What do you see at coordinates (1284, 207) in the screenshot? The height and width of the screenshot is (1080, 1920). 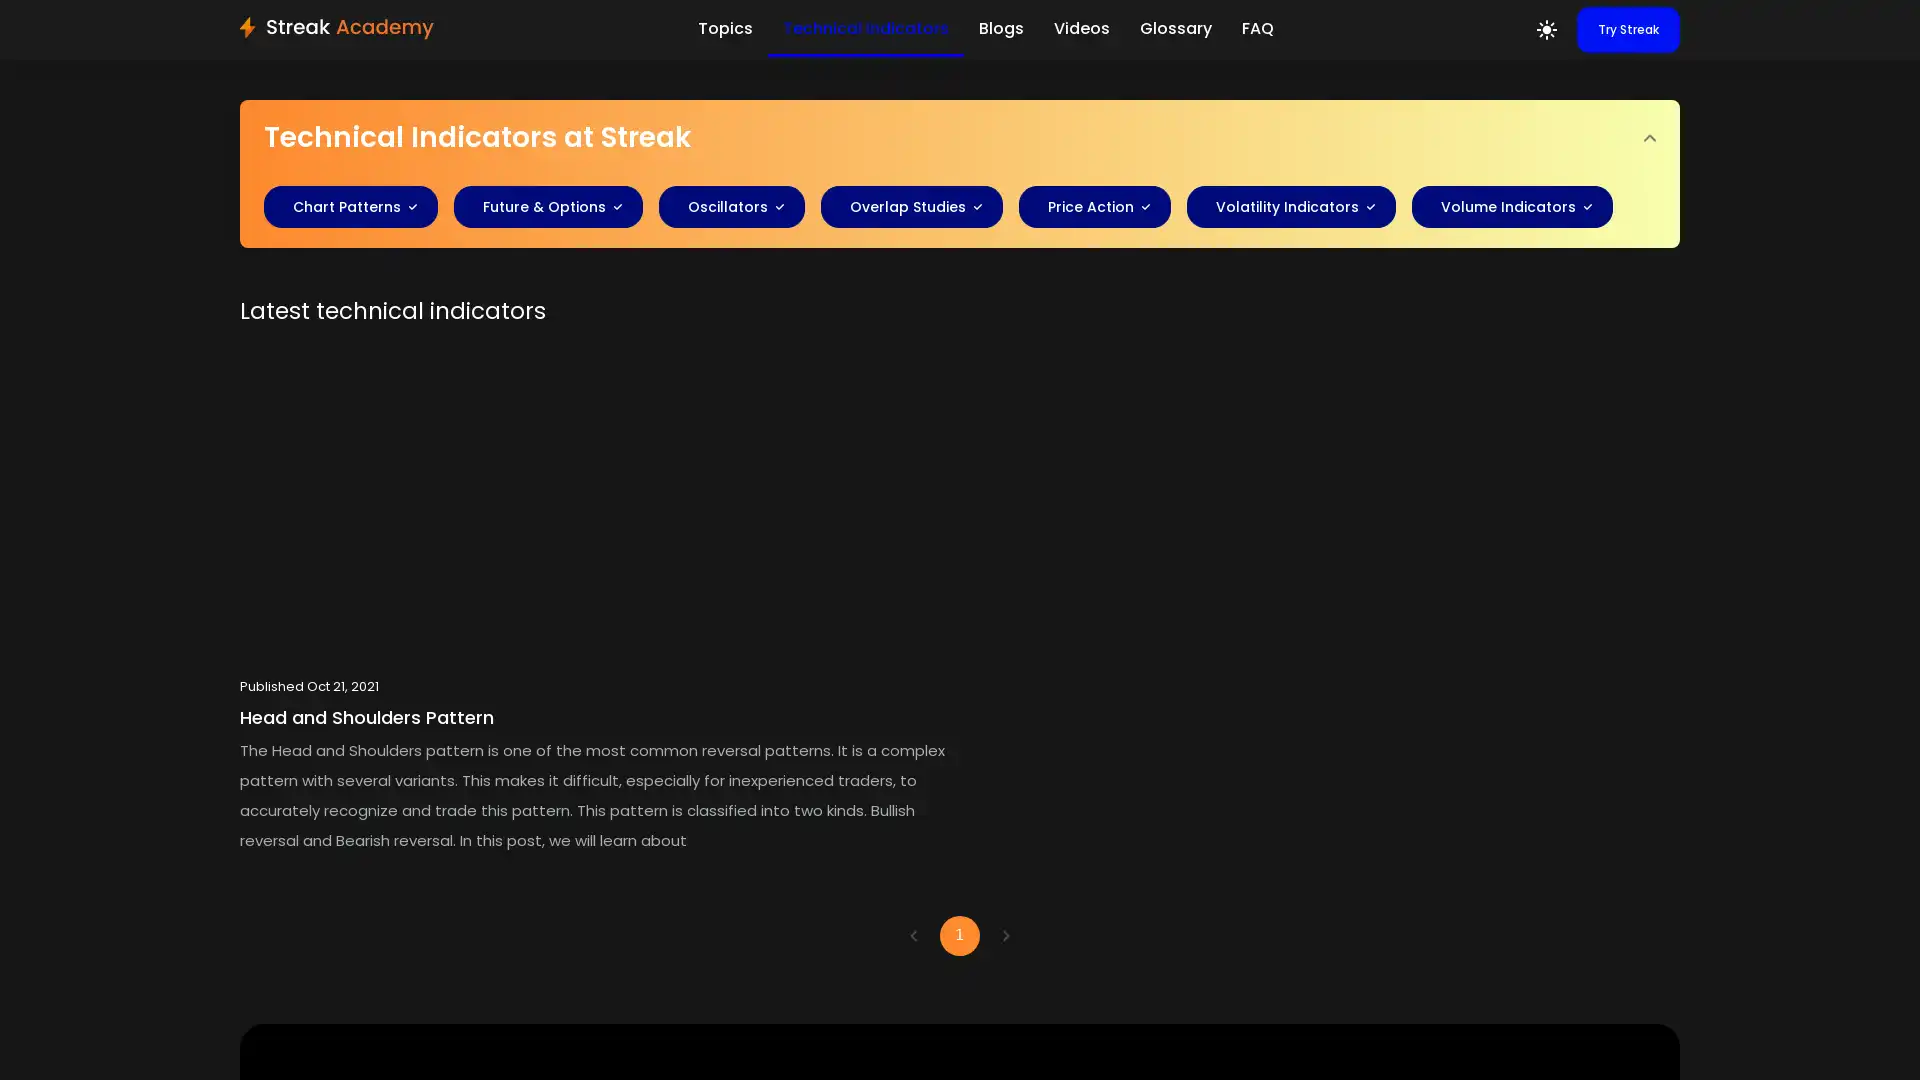 I see `Volatility Indicators` at bounding box center [1284, 207].